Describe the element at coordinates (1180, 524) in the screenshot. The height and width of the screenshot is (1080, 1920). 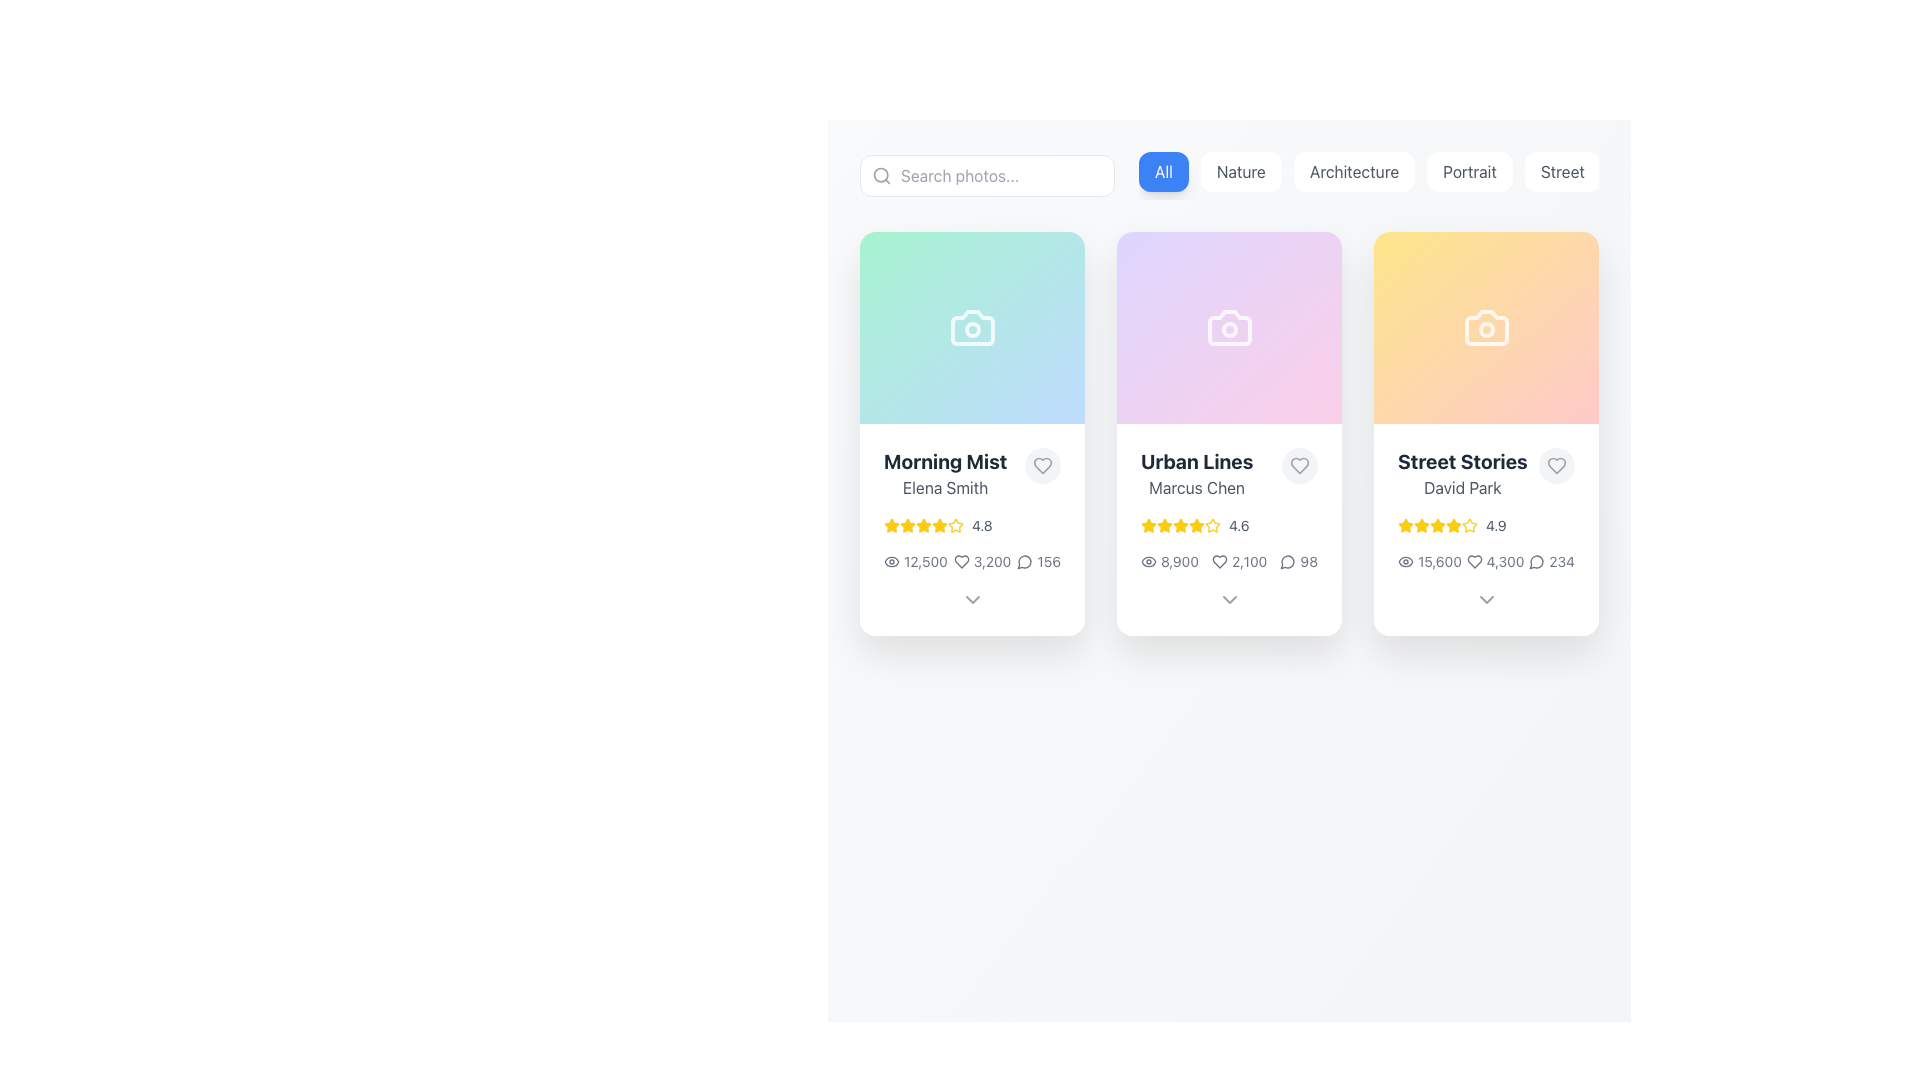
I see `the fifth star icon in the rating system within the second card labeled 'Urban Lines'` at that location.